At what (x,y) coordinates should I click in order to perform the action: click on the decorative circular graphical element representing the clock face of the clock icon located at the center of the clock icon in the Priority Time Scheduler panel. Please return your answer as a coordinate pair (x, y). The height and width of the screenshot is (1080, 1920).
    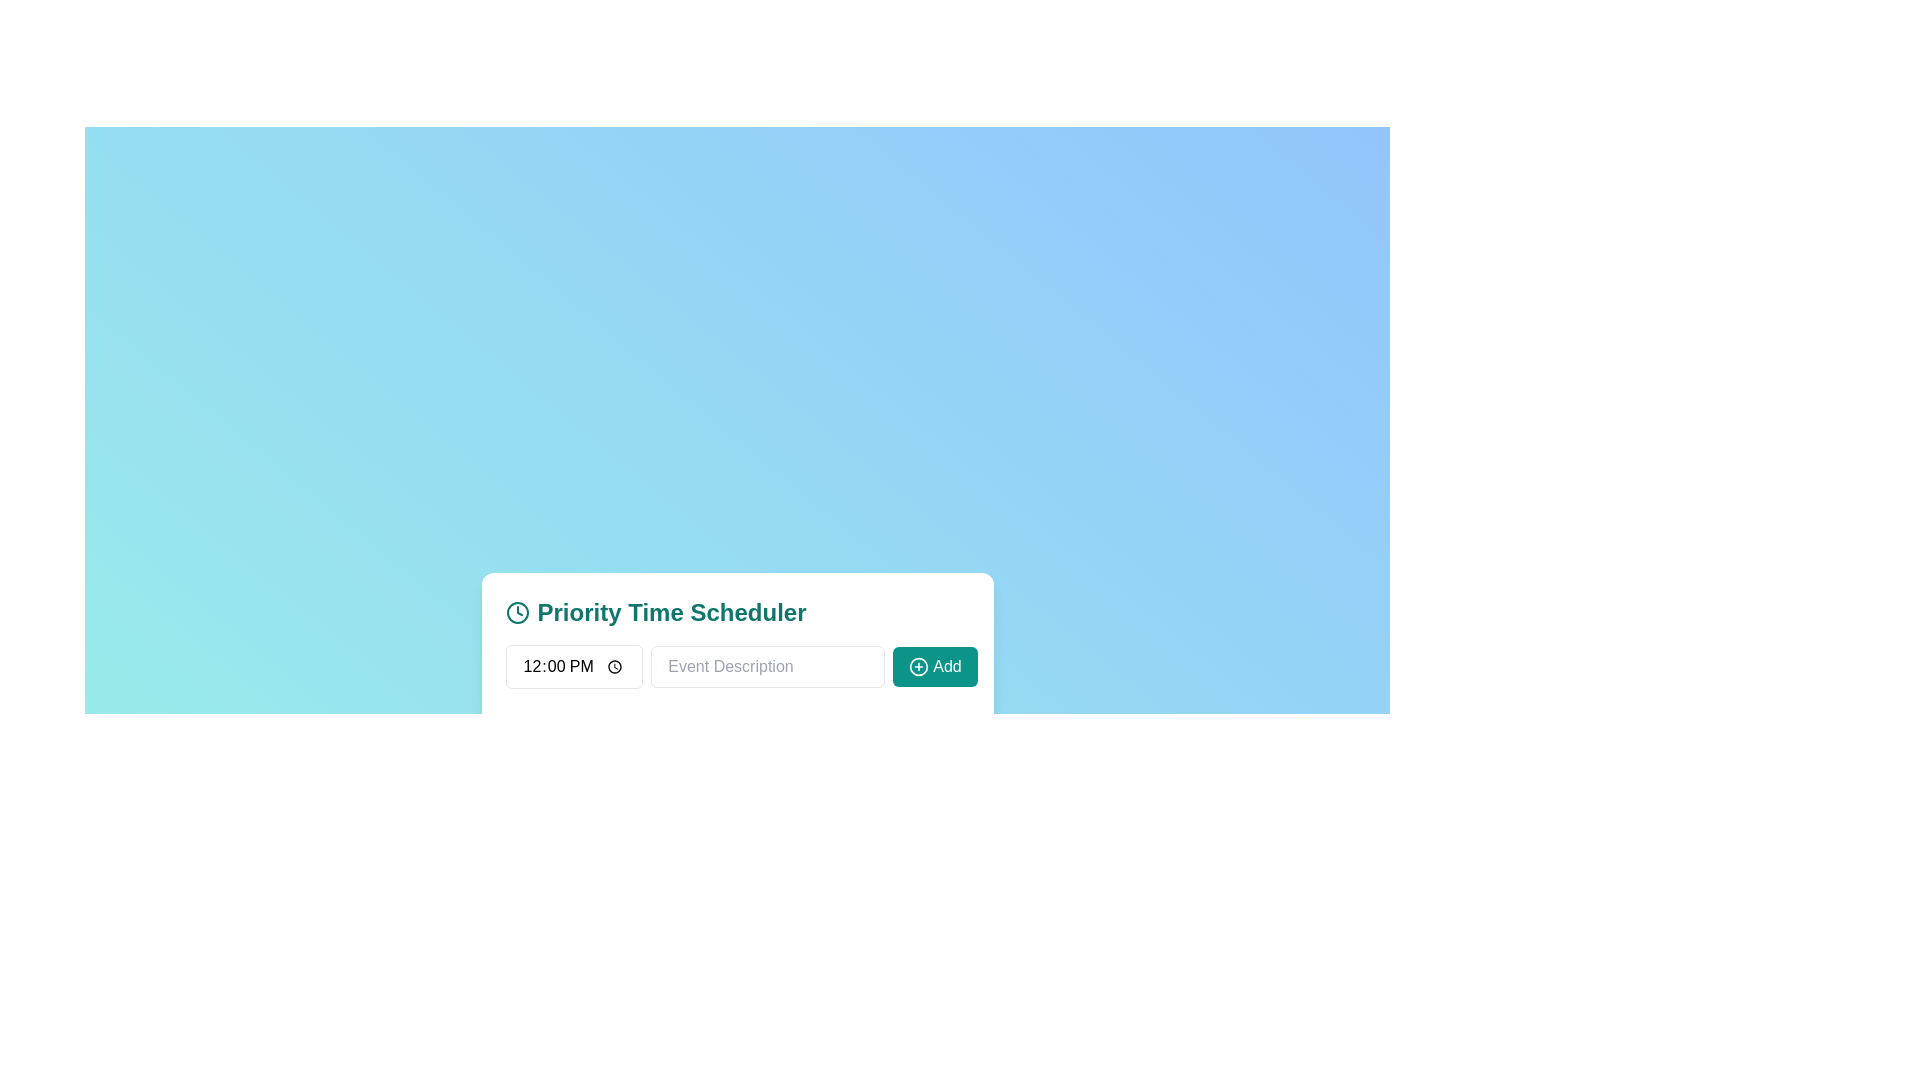
    Looking at the image, I should click on (517, 612).